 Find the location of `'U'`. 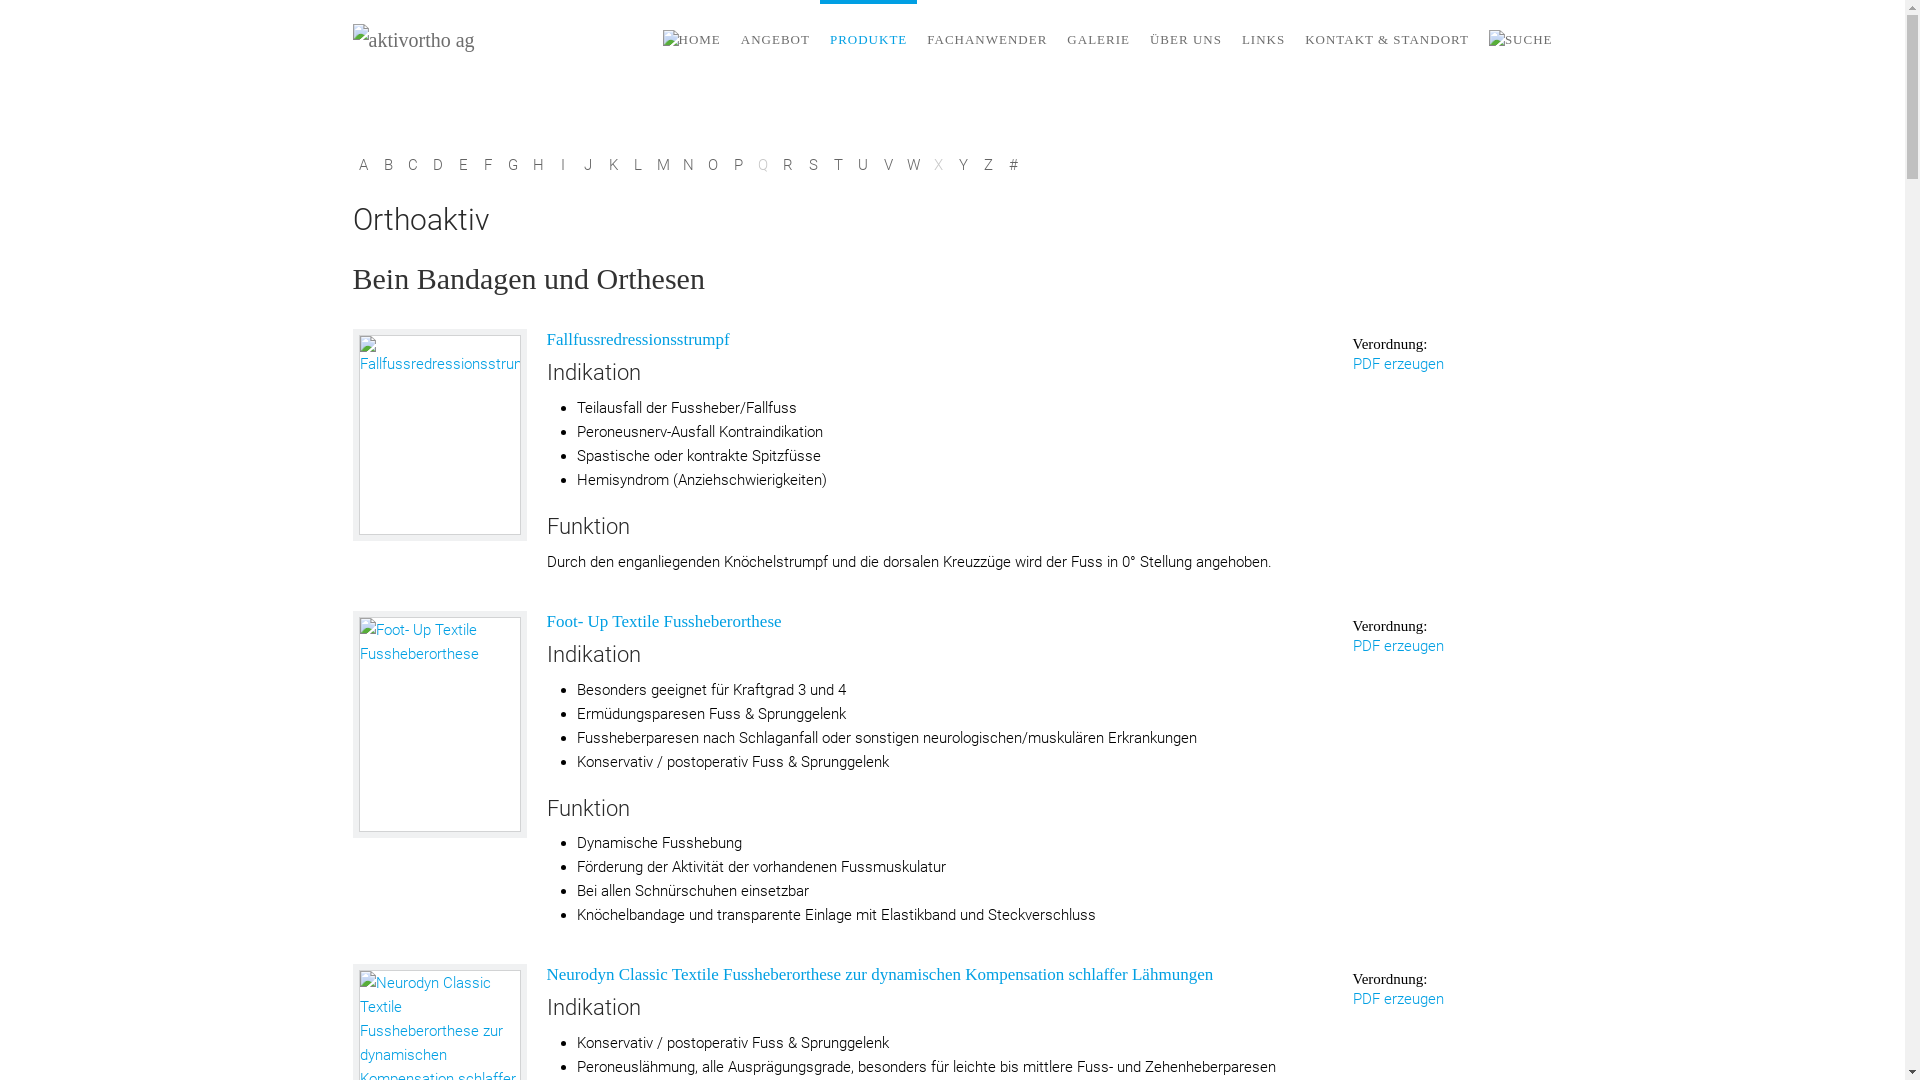

'U' is located at coordinates (862, 164).